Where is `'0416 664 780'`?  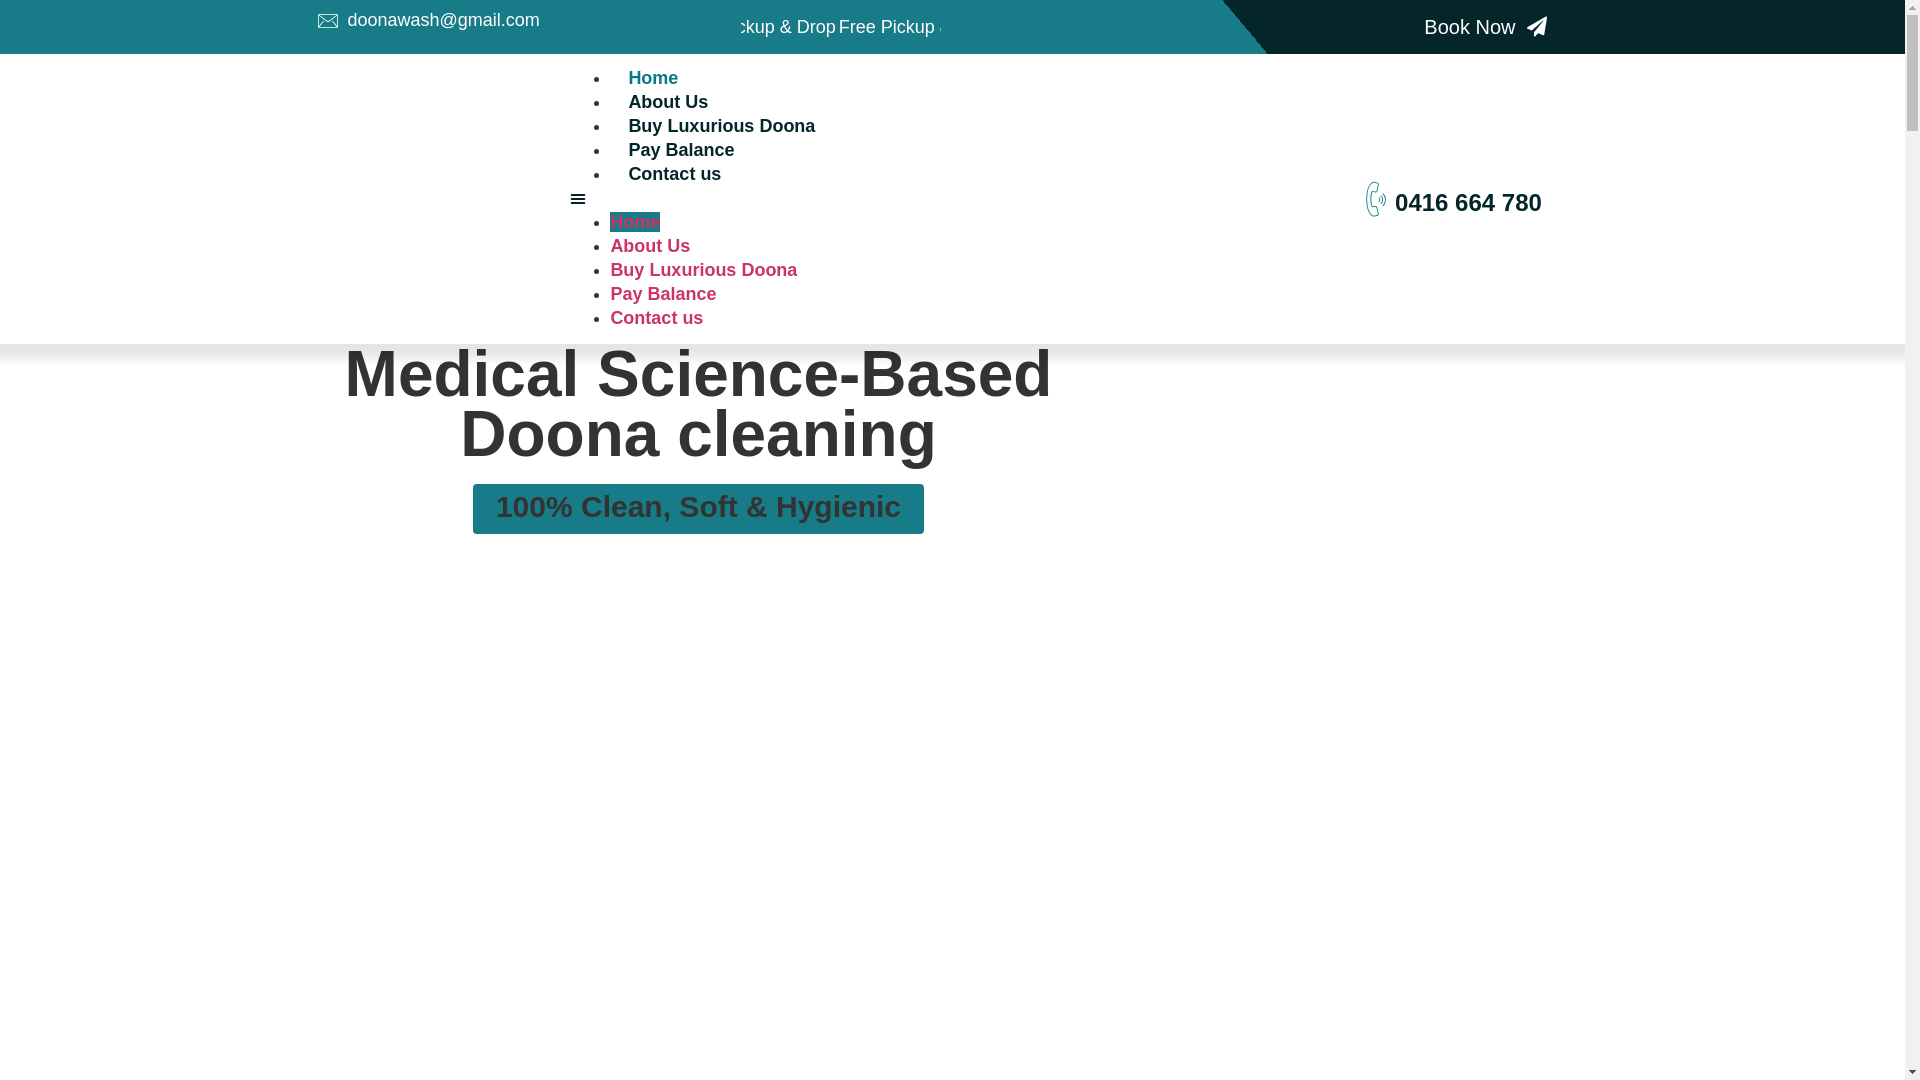 '0416 664 780' is located at coordinates (1468, 202).